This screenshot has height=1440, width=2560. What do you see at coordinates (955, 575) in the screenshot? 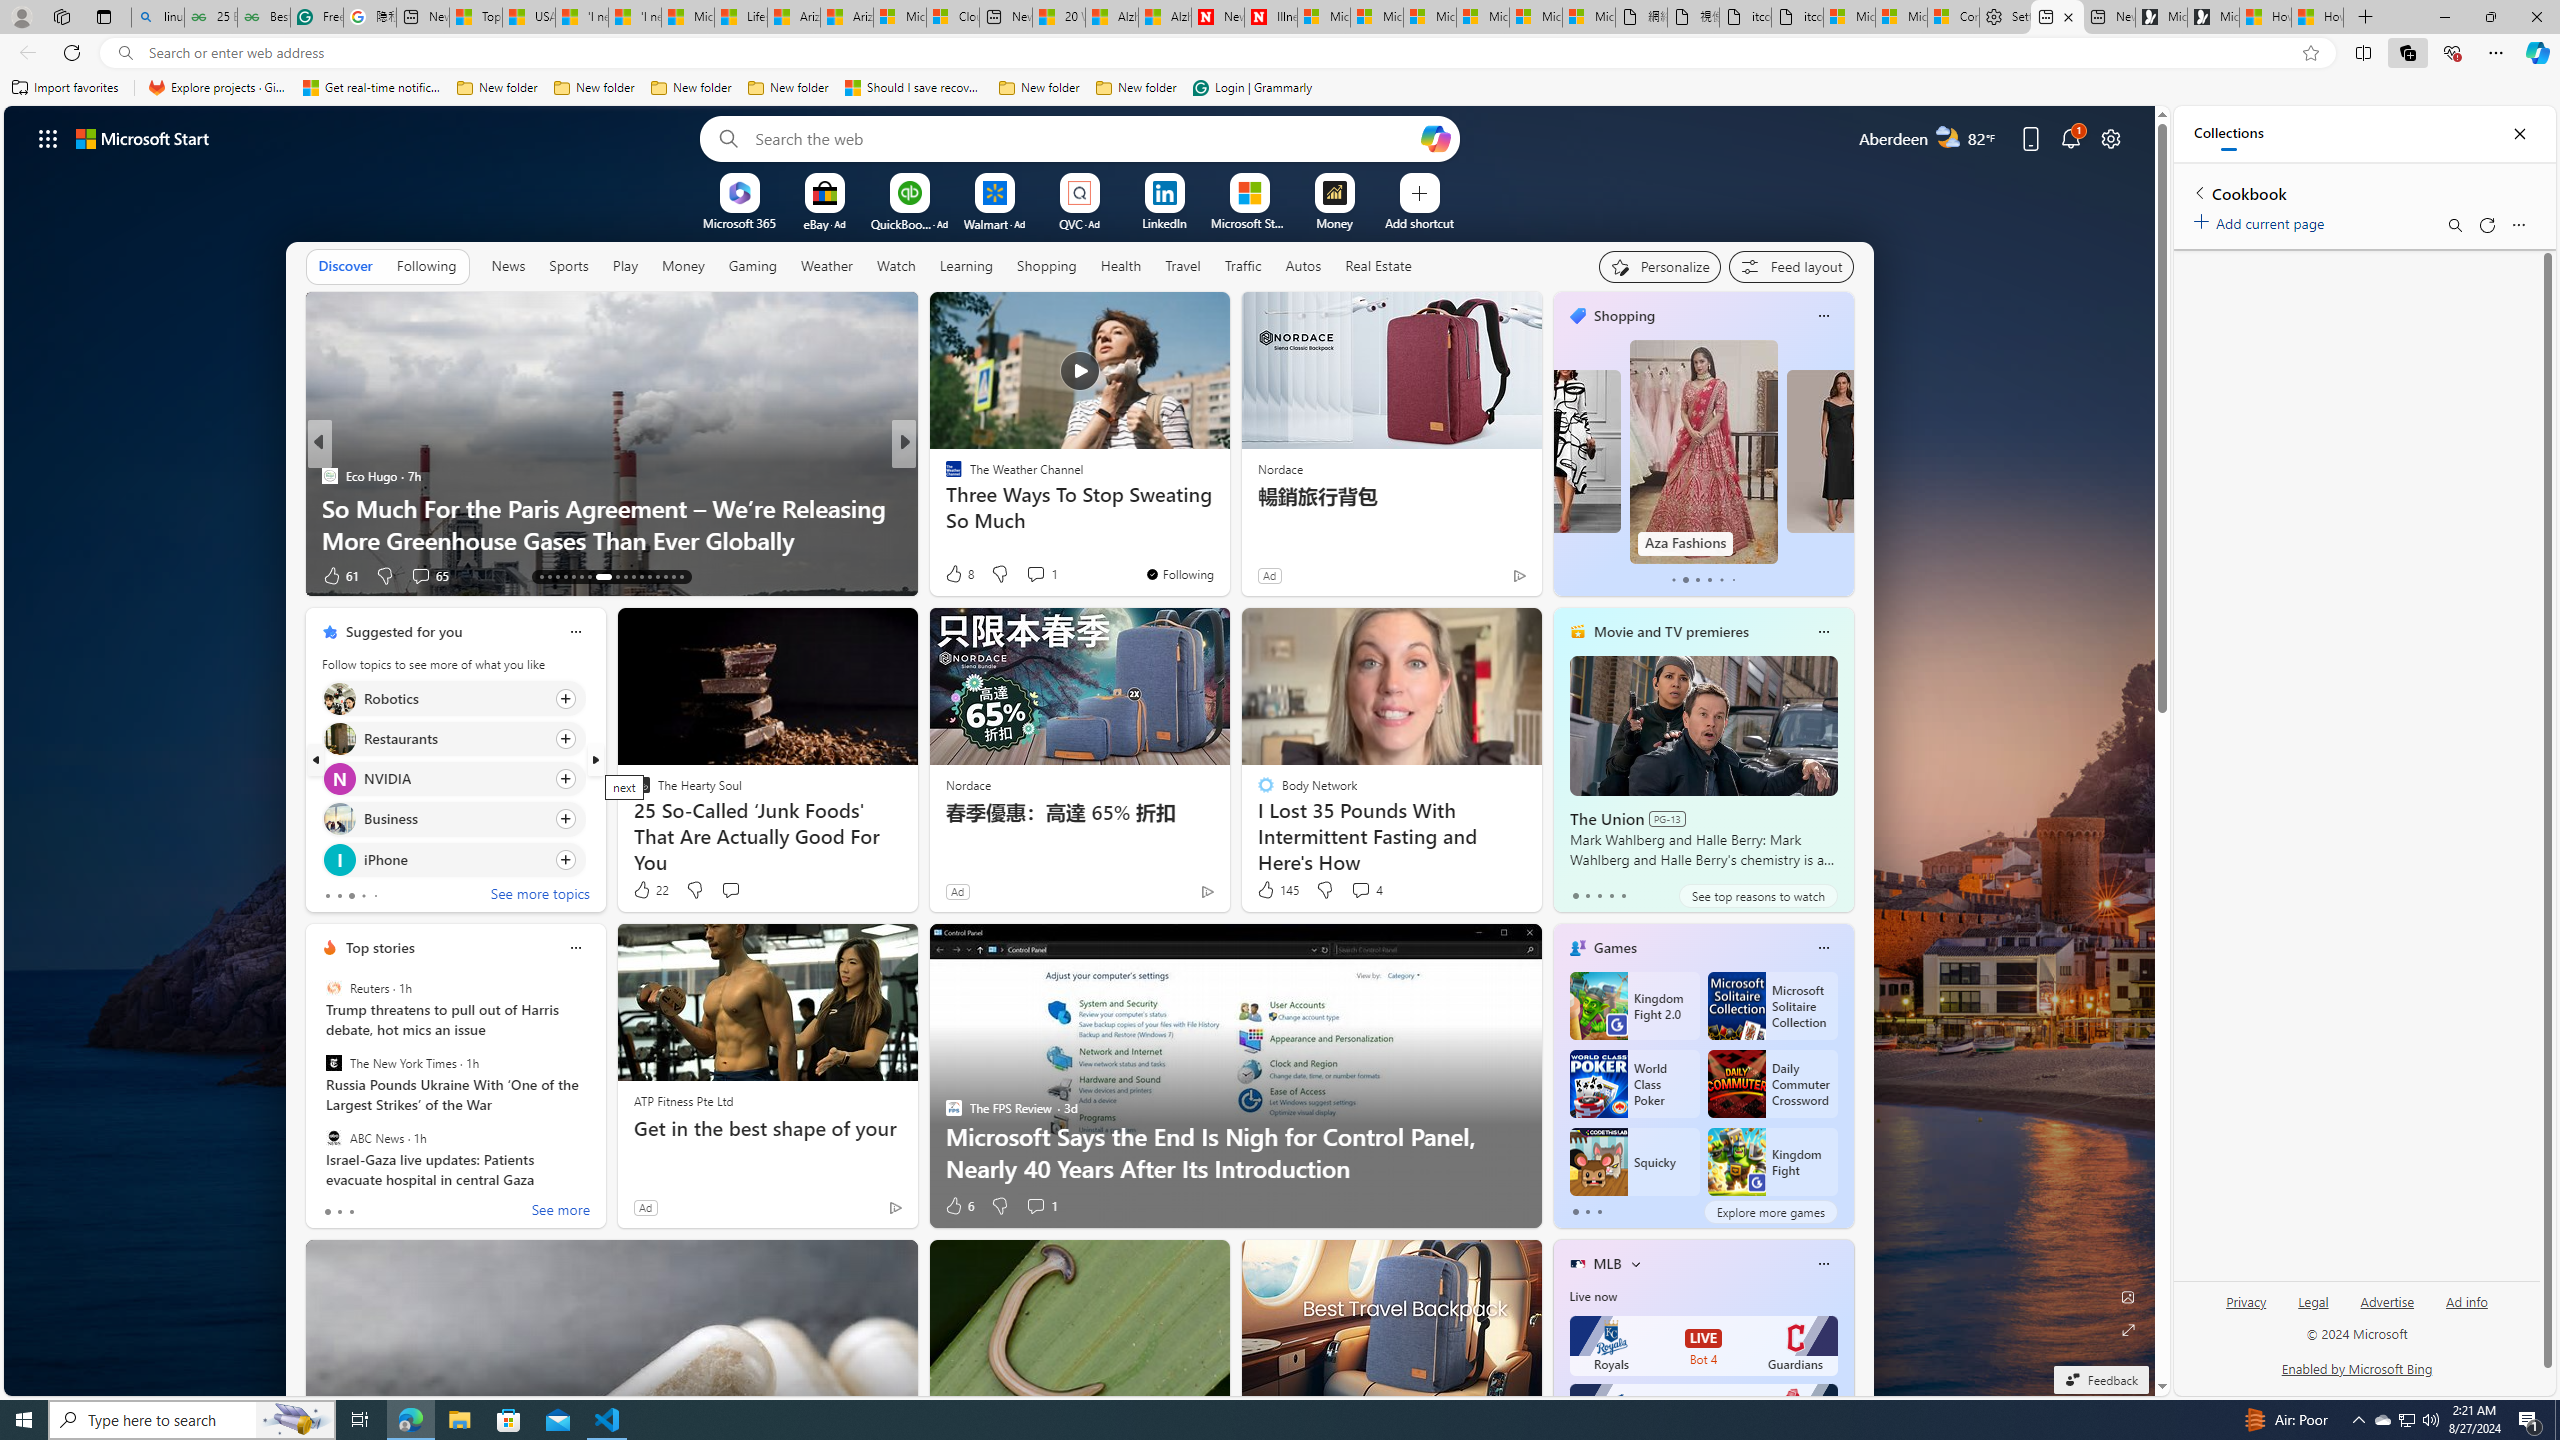
I see `'40 Like'` at bounding box center [955, 575].